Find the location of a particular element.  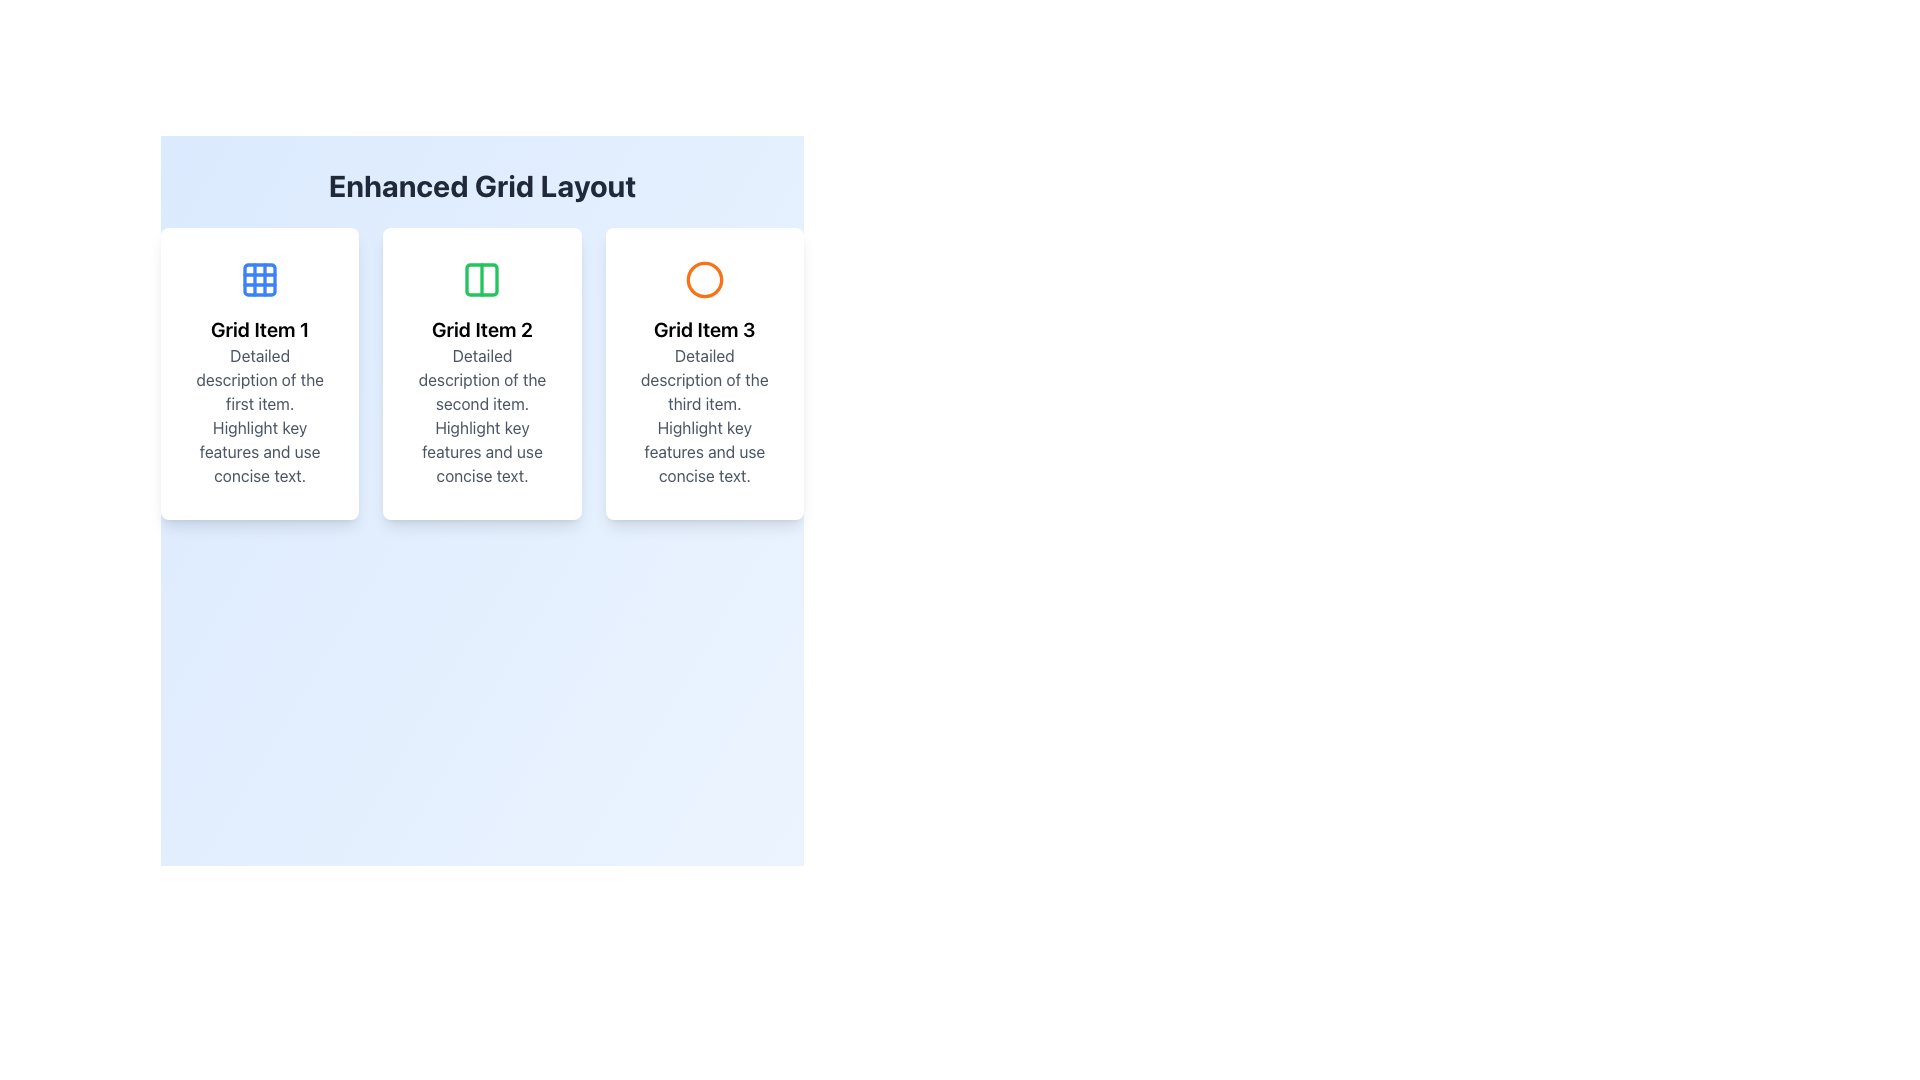

text label that serves as the title for the second grid card, which is centered within the middle card of the grid layout is located at coordinates (482, 329).